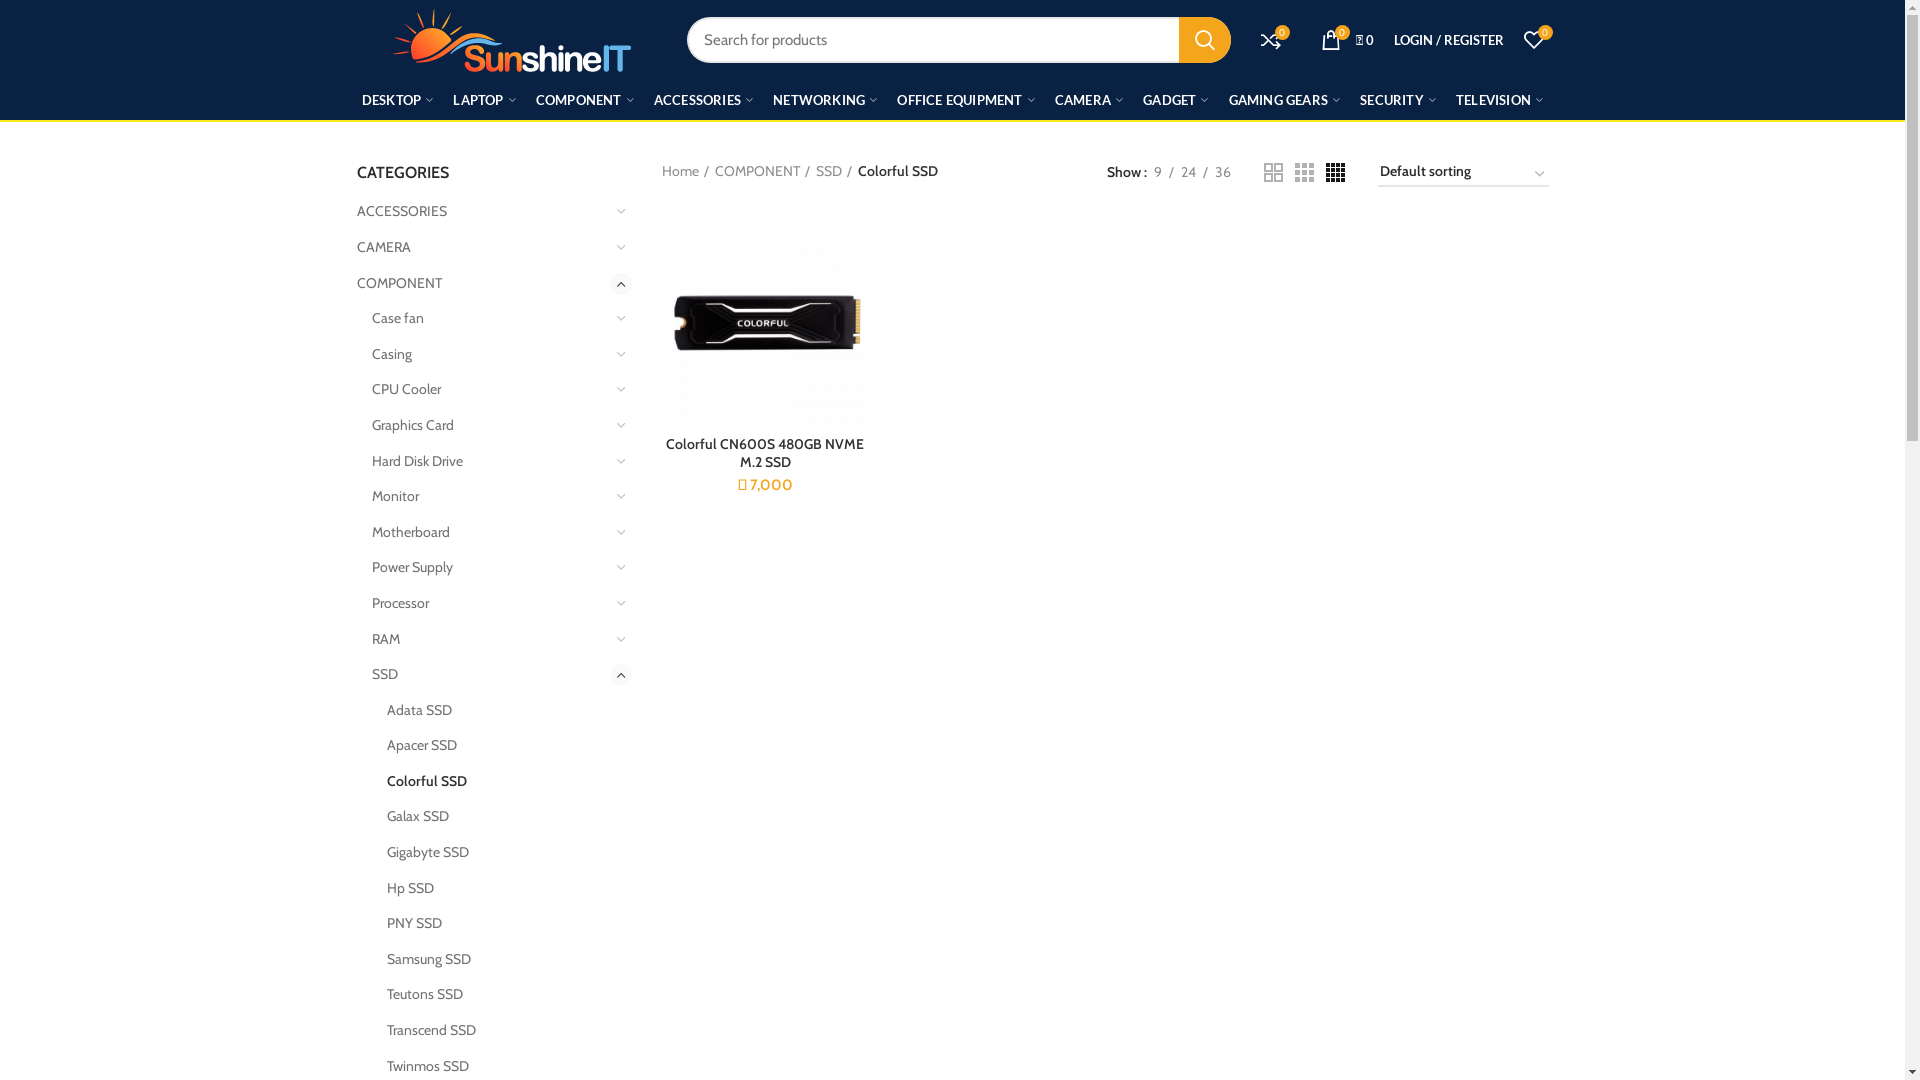 This screenshot has height=1080, width=1920. I want to click on 'PNY SSD', so click(496, 924).